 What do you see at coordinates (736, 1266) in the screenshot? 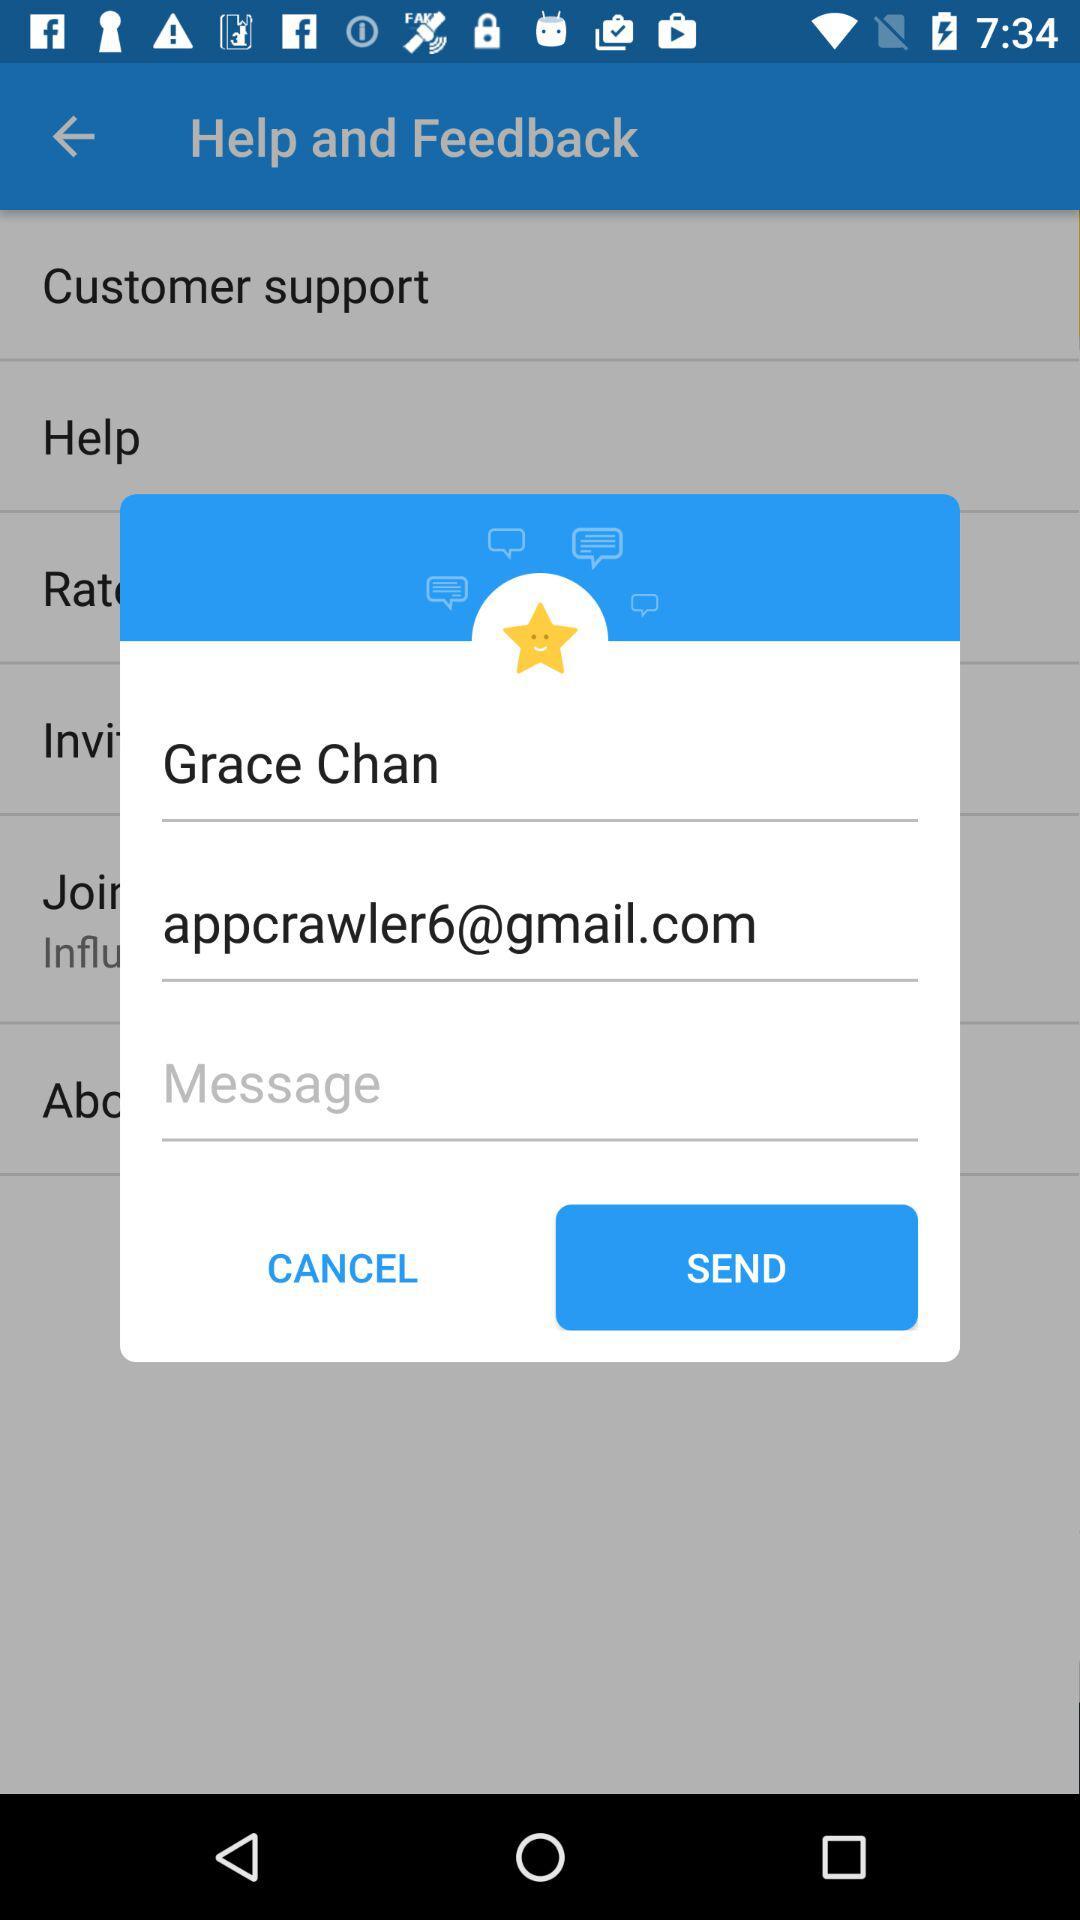
I see `send` at bounding box center [736, 1266].